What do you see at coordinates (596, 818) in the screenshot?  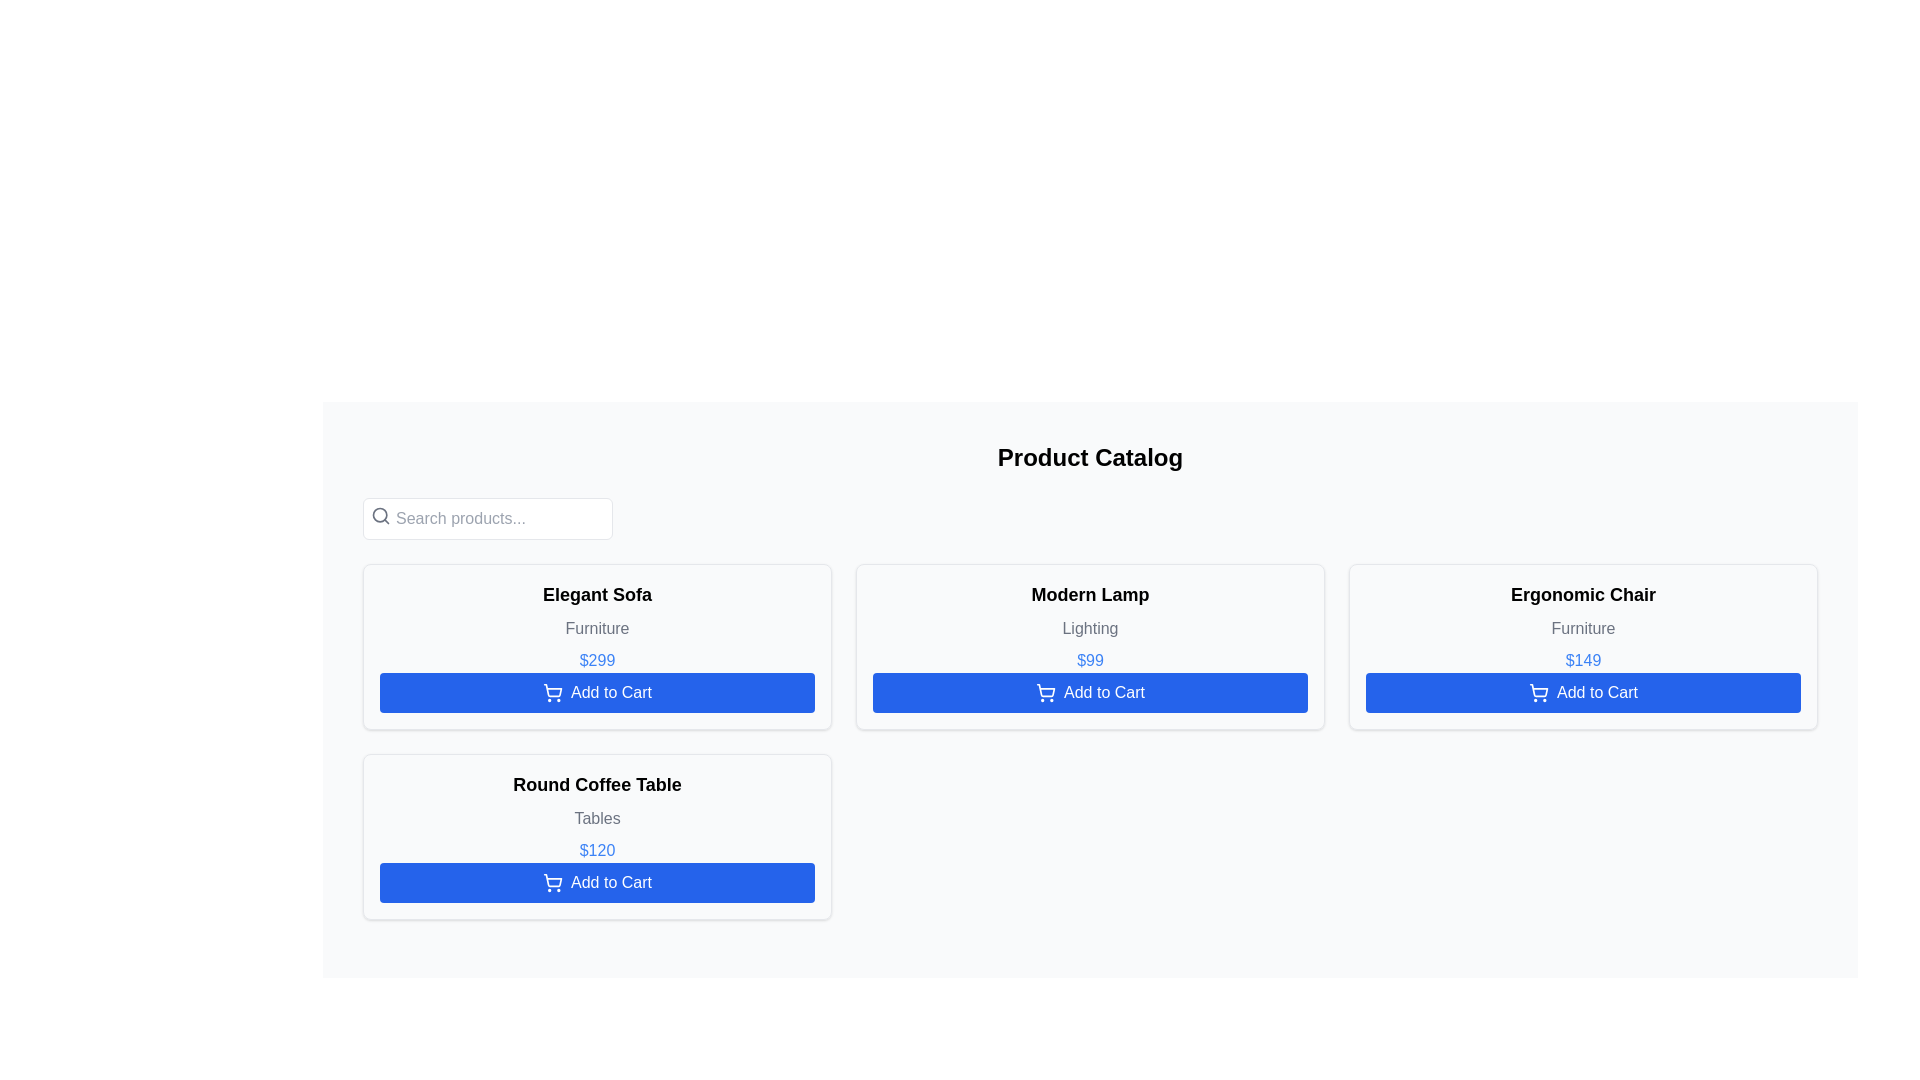 I see `the static text label displaying 'Tables' in light gray color, located below the 'Round Coffee Table' title and above the price section` at bounding box center [596, 818].